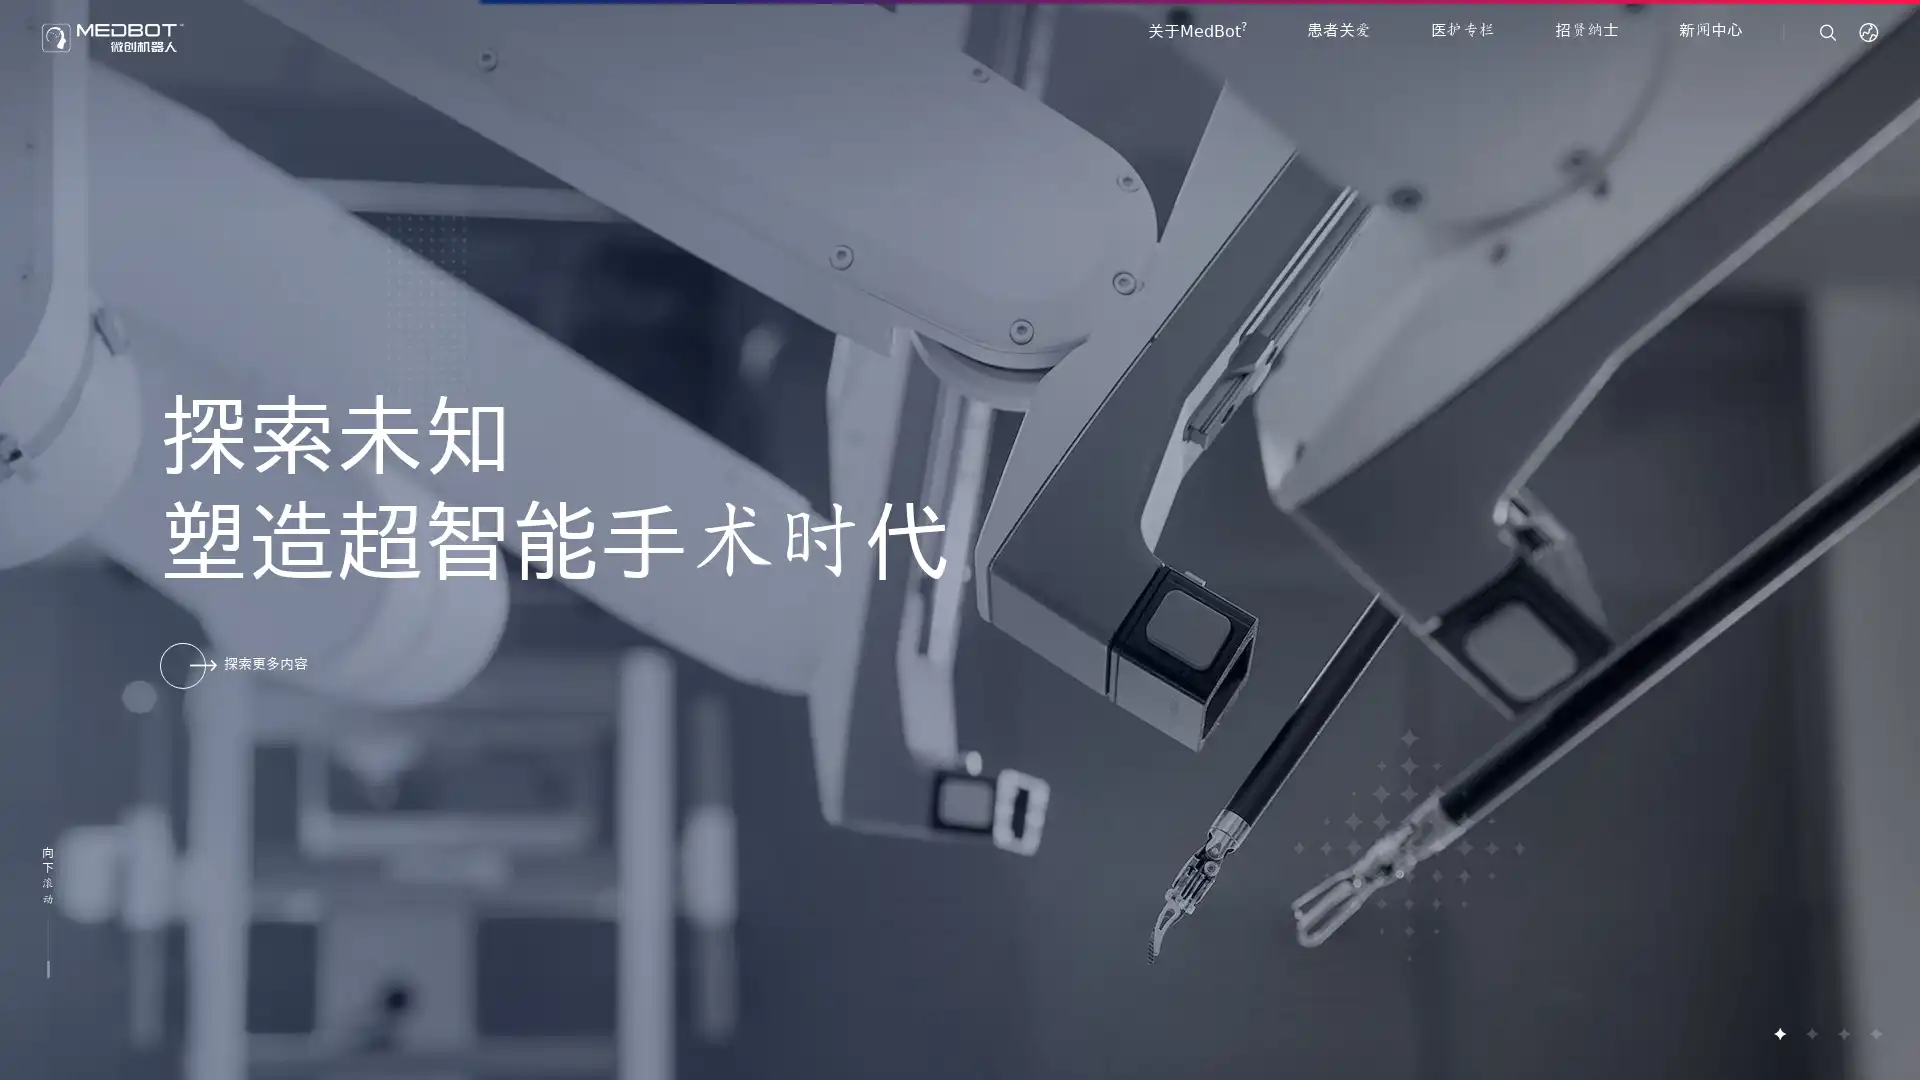 The width and height of the screenshot is (1920, 1080). I want to click on Go to slide 1, so click(1779, 1033).